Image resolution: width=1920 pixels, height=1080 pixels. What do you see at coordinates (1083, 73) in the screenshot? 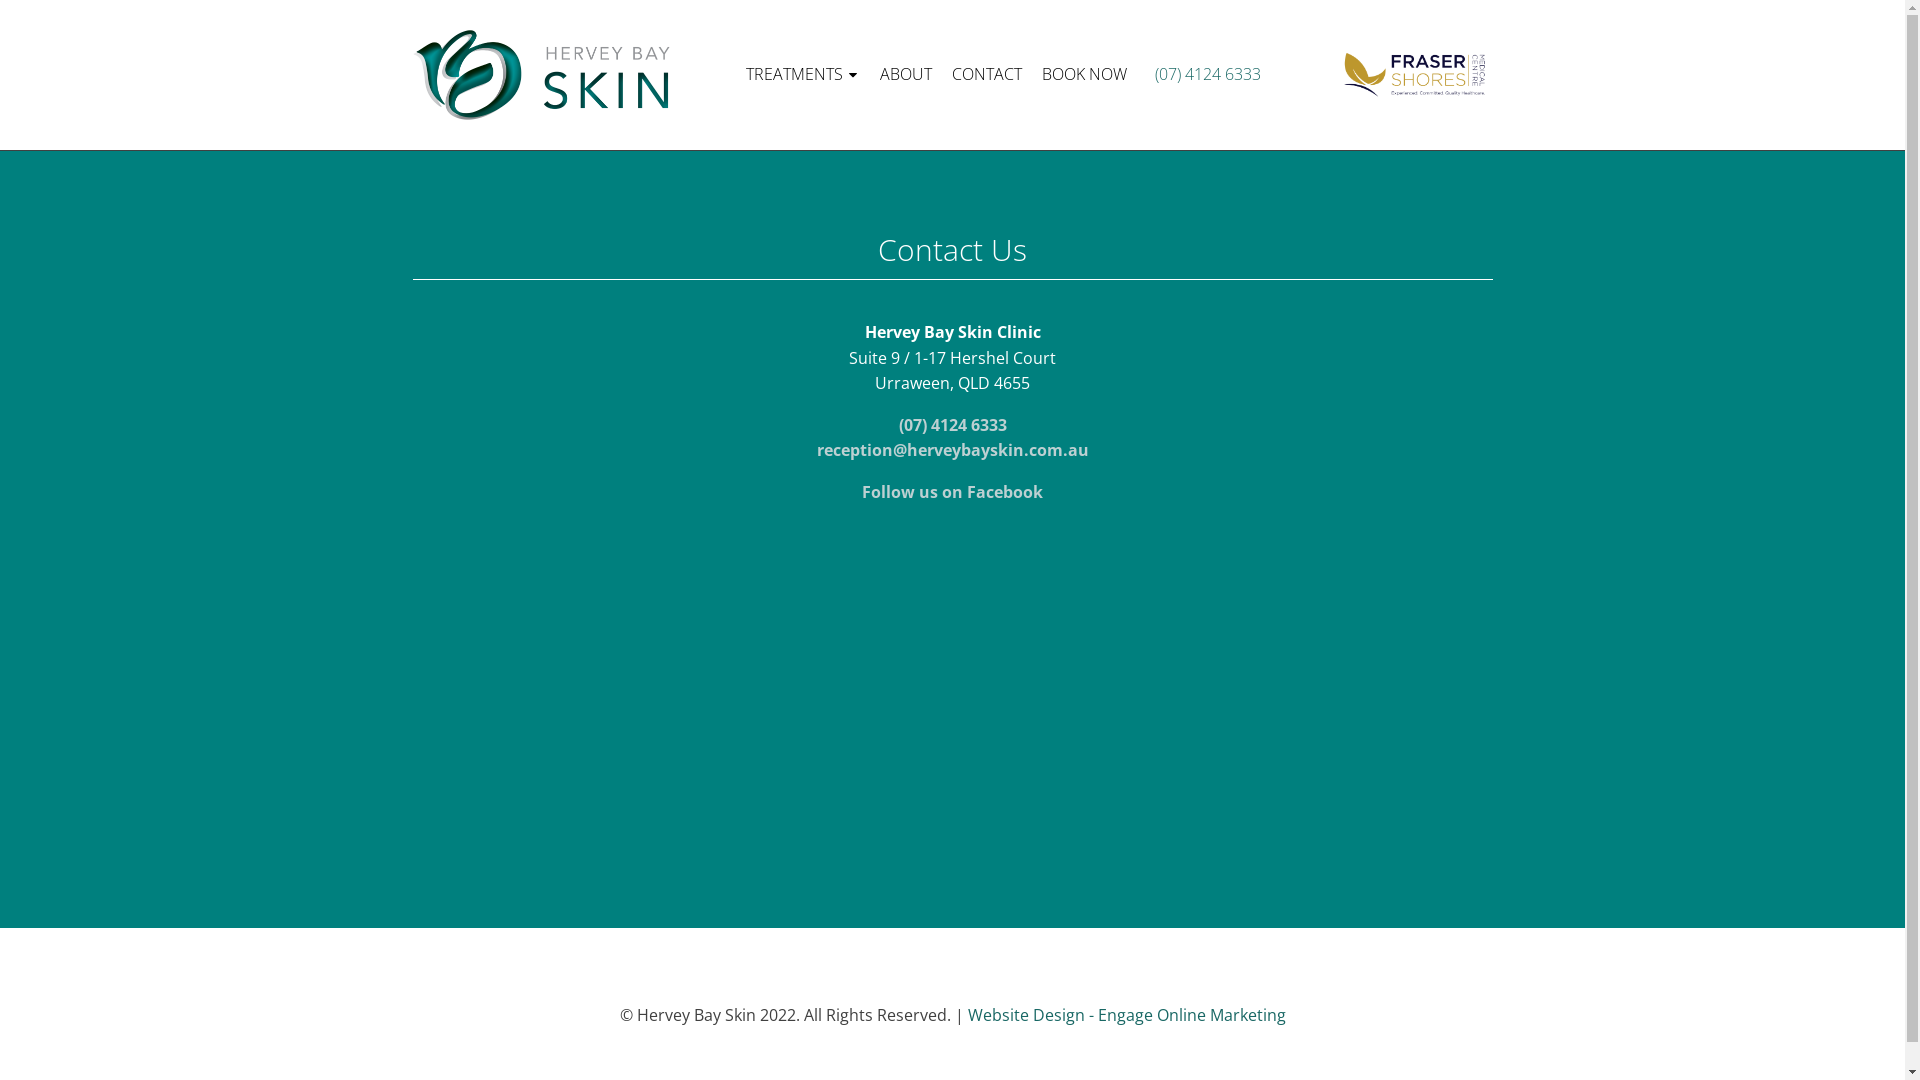
I see `'BOOK NOW'` at bounding box center [1083, 73].